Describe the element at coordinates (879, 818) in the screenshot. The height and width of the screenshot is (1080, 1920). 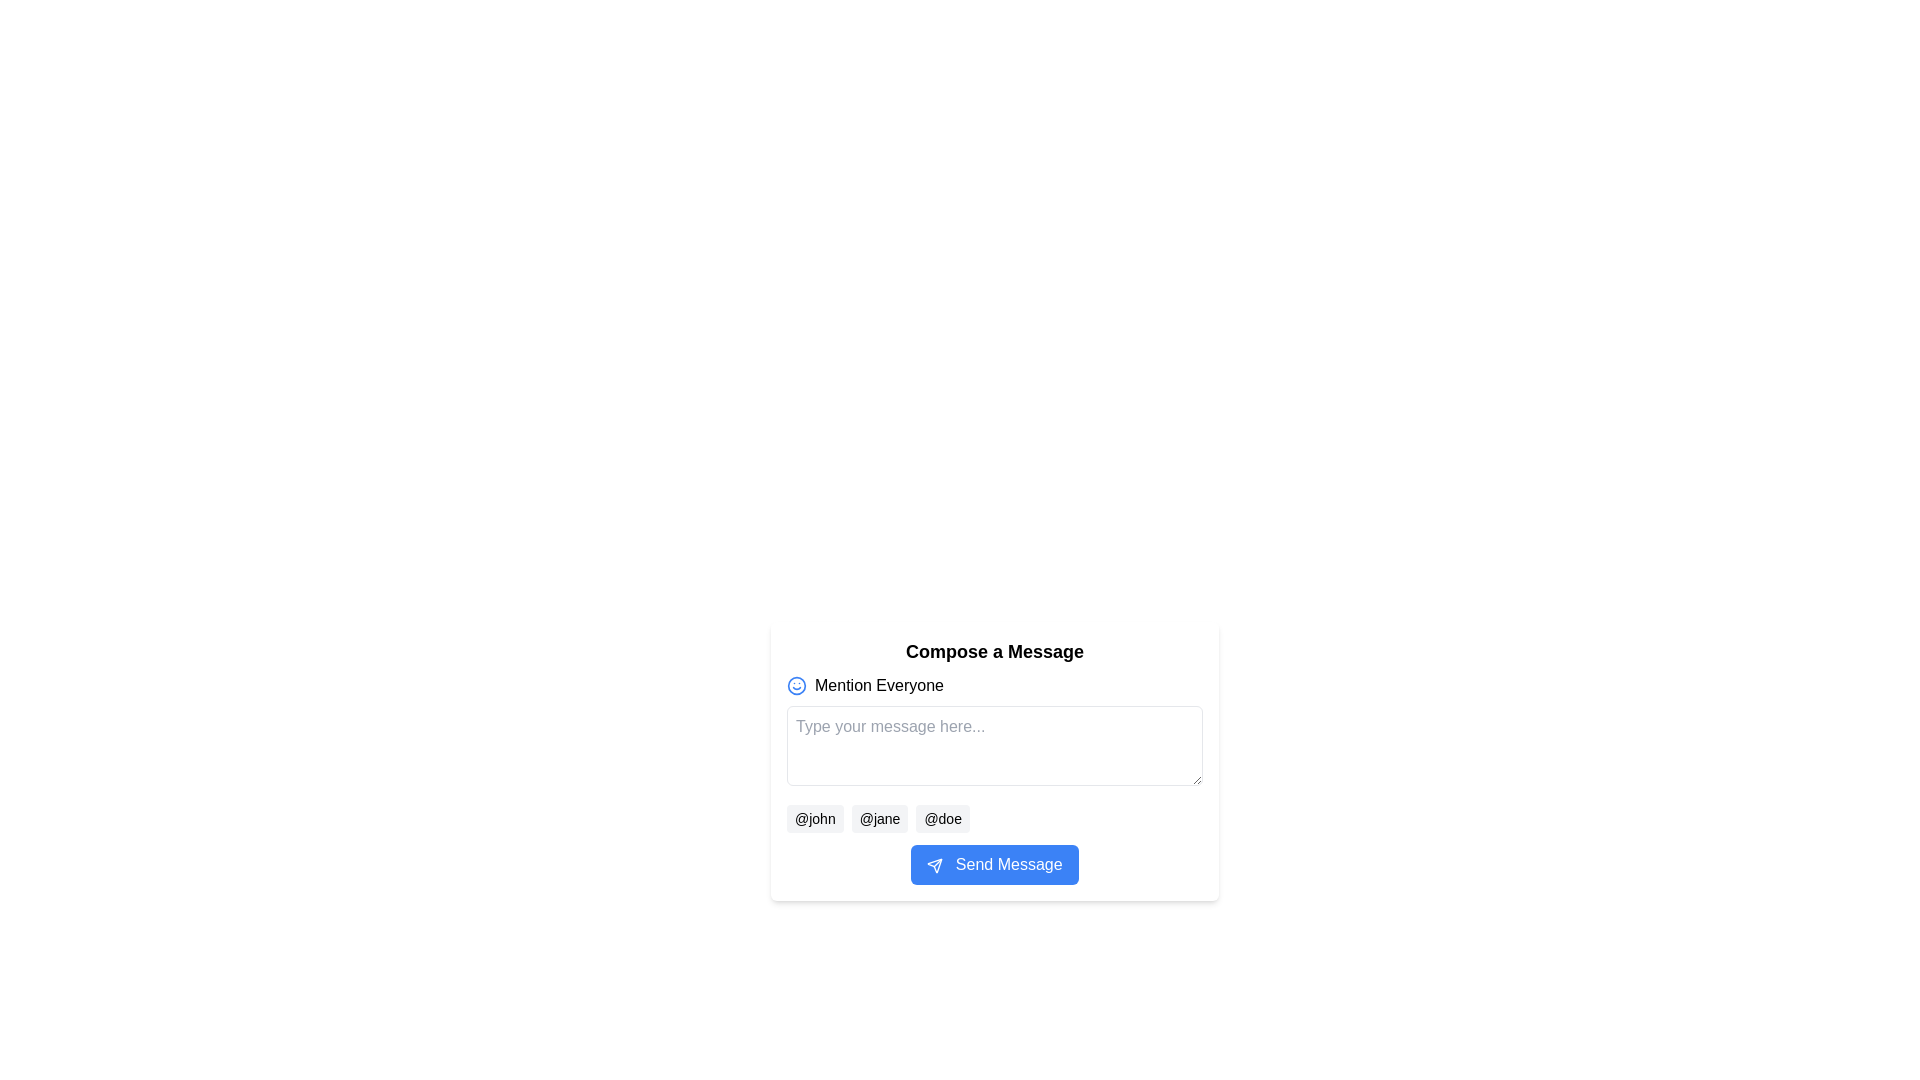
I see `the '@jane' tag, which is the second tag in a group of three tags located beneath the message input box` at that location.